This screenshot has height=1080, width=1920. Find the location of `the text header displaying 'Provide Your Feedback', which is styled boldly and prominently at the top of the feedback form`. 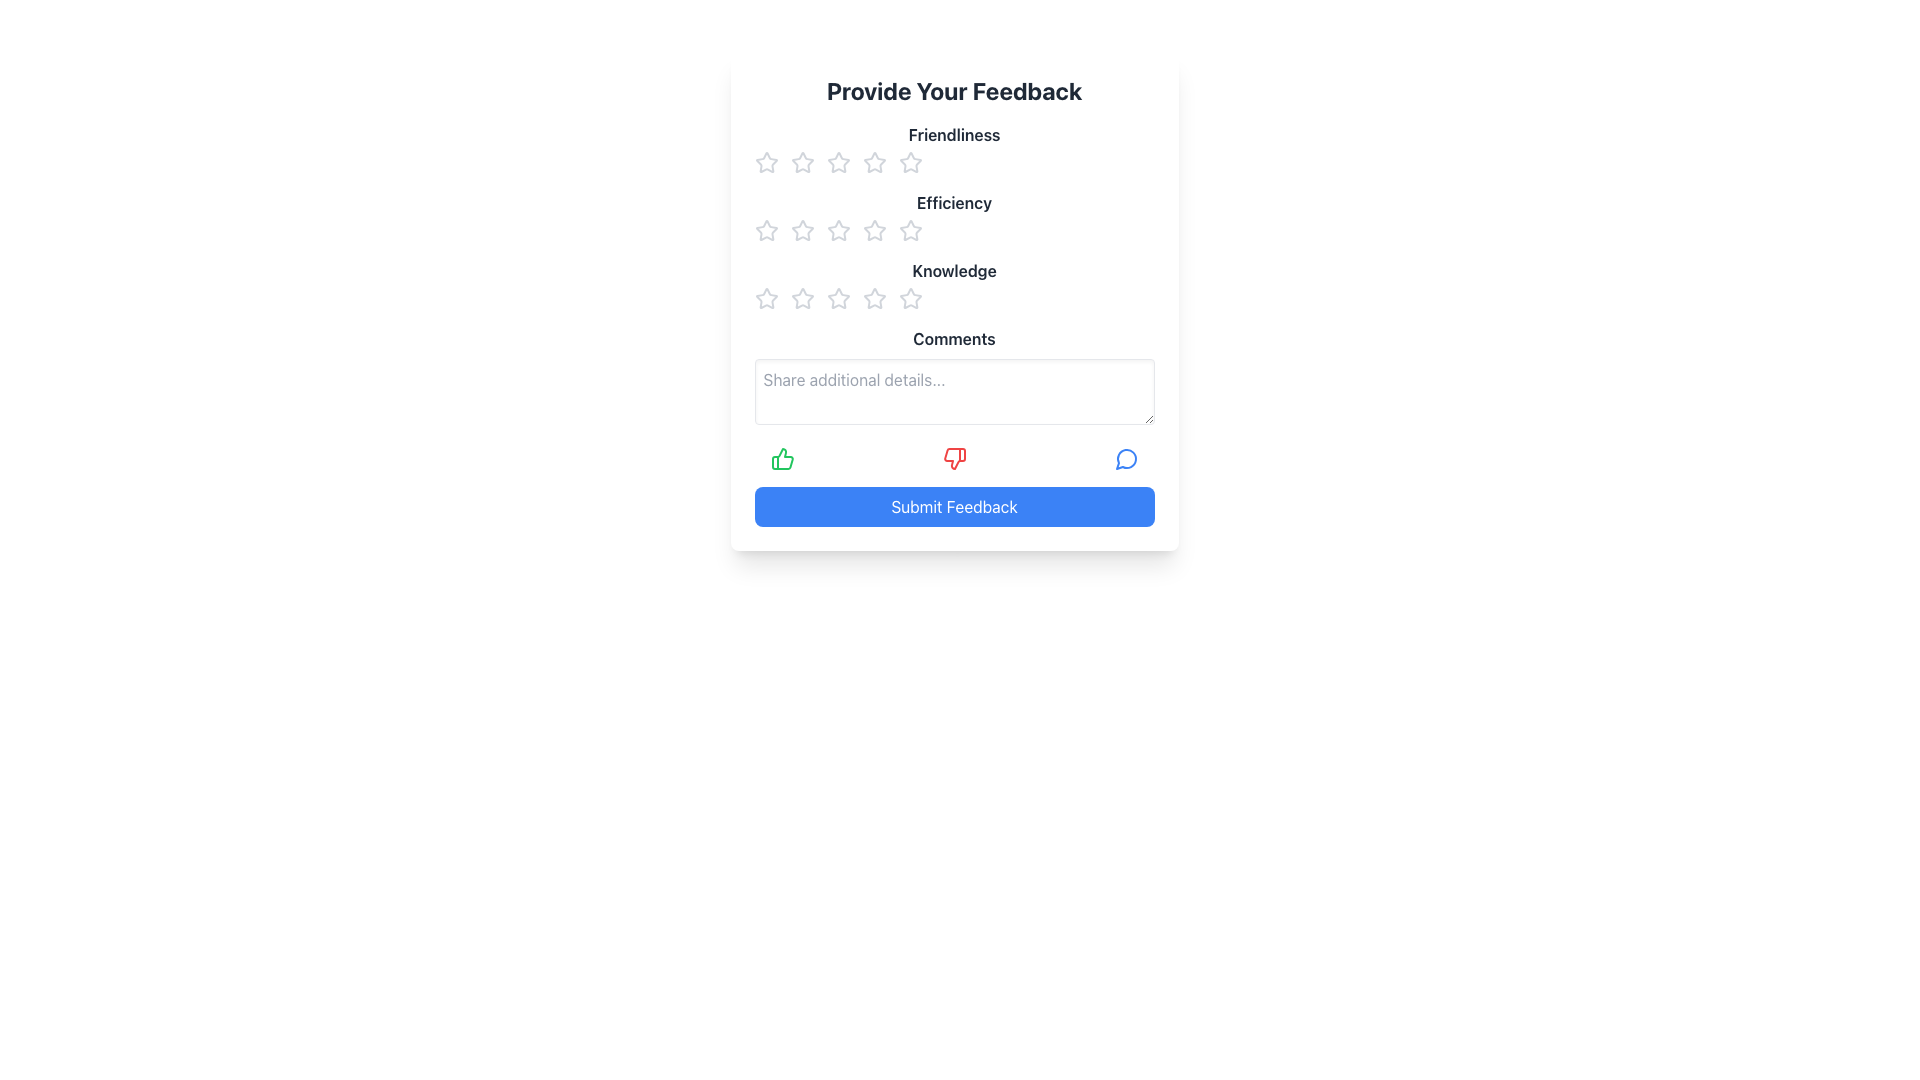

the text header displaying 'Provide Your Feedback', which is styled boldly and prominently at the top of the feedback form is located at coordinates (953, 91).